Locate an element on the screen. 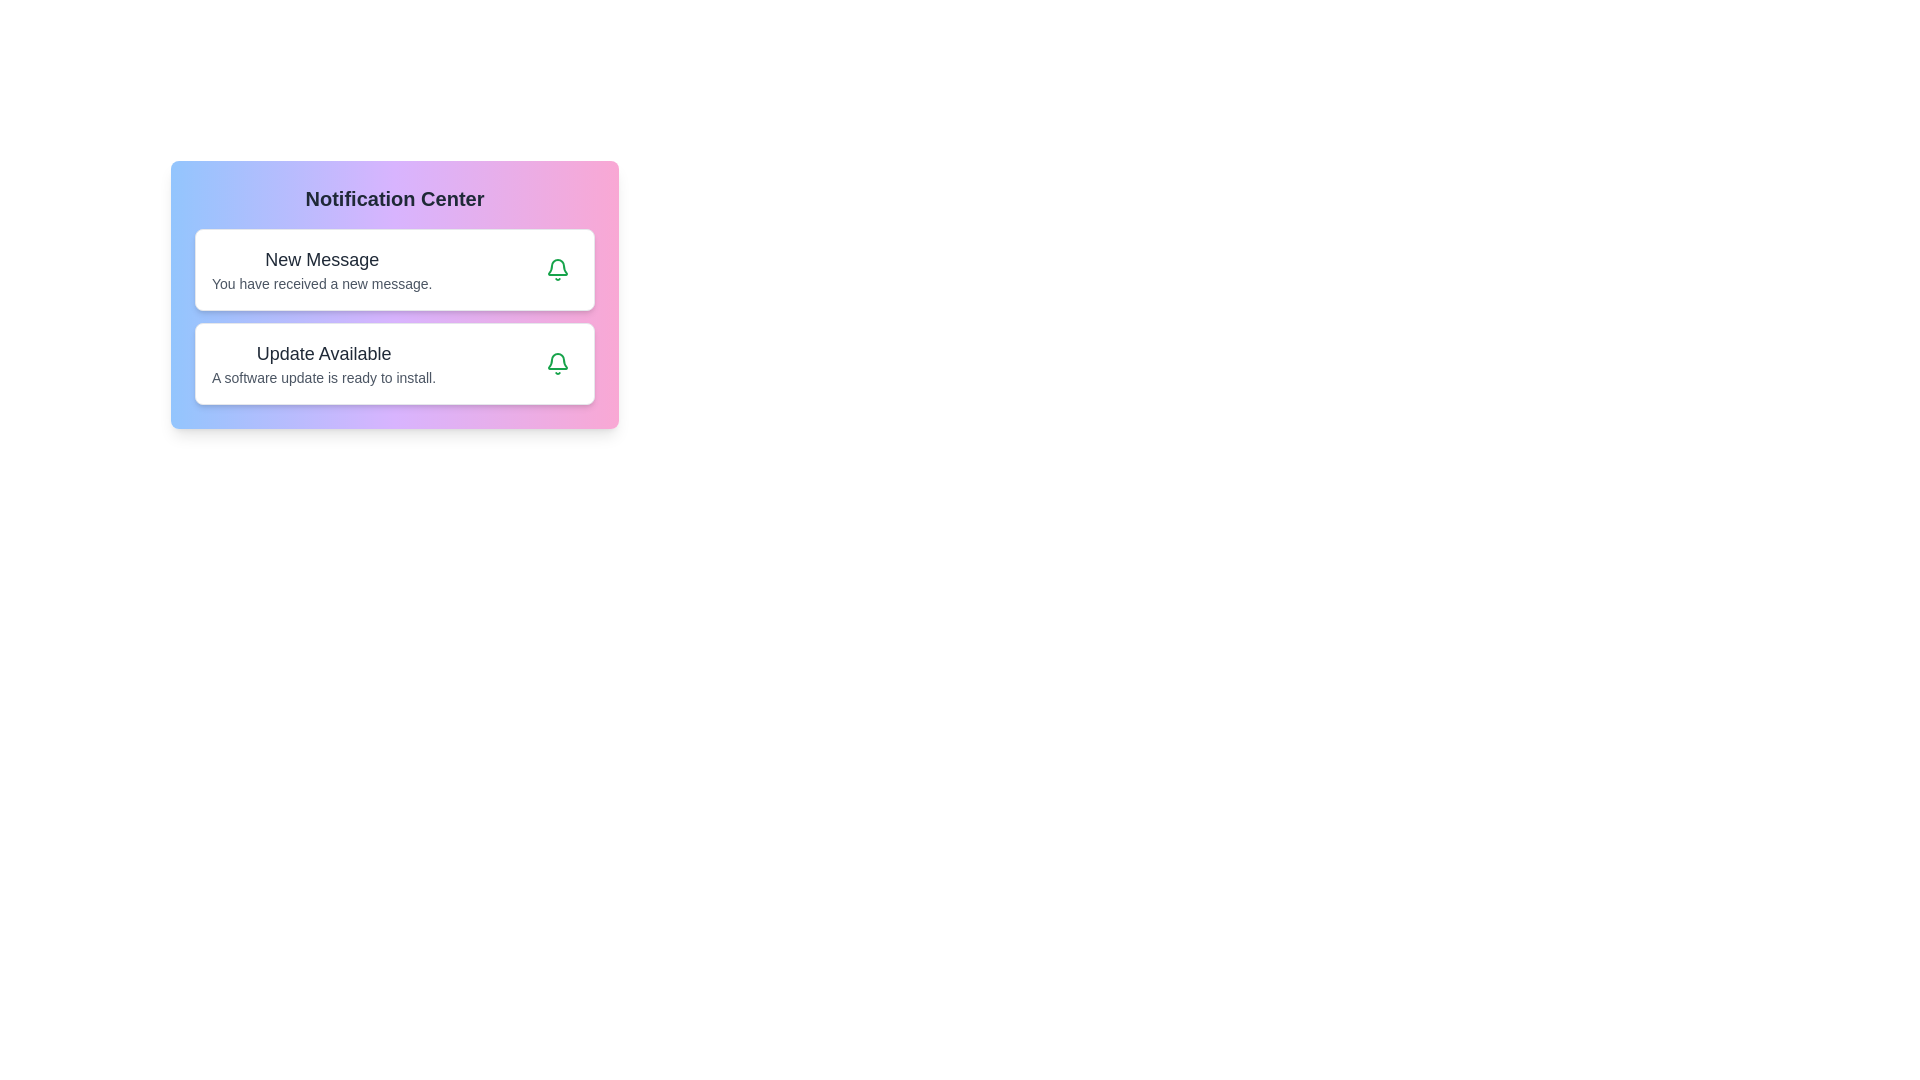 The image size is (1920, 1080). the text label displaying 'A software update is ready to install.' which is located under the bold text 'Update Available' within the notification card in the Notification Center is located at coordinates (324, 378).